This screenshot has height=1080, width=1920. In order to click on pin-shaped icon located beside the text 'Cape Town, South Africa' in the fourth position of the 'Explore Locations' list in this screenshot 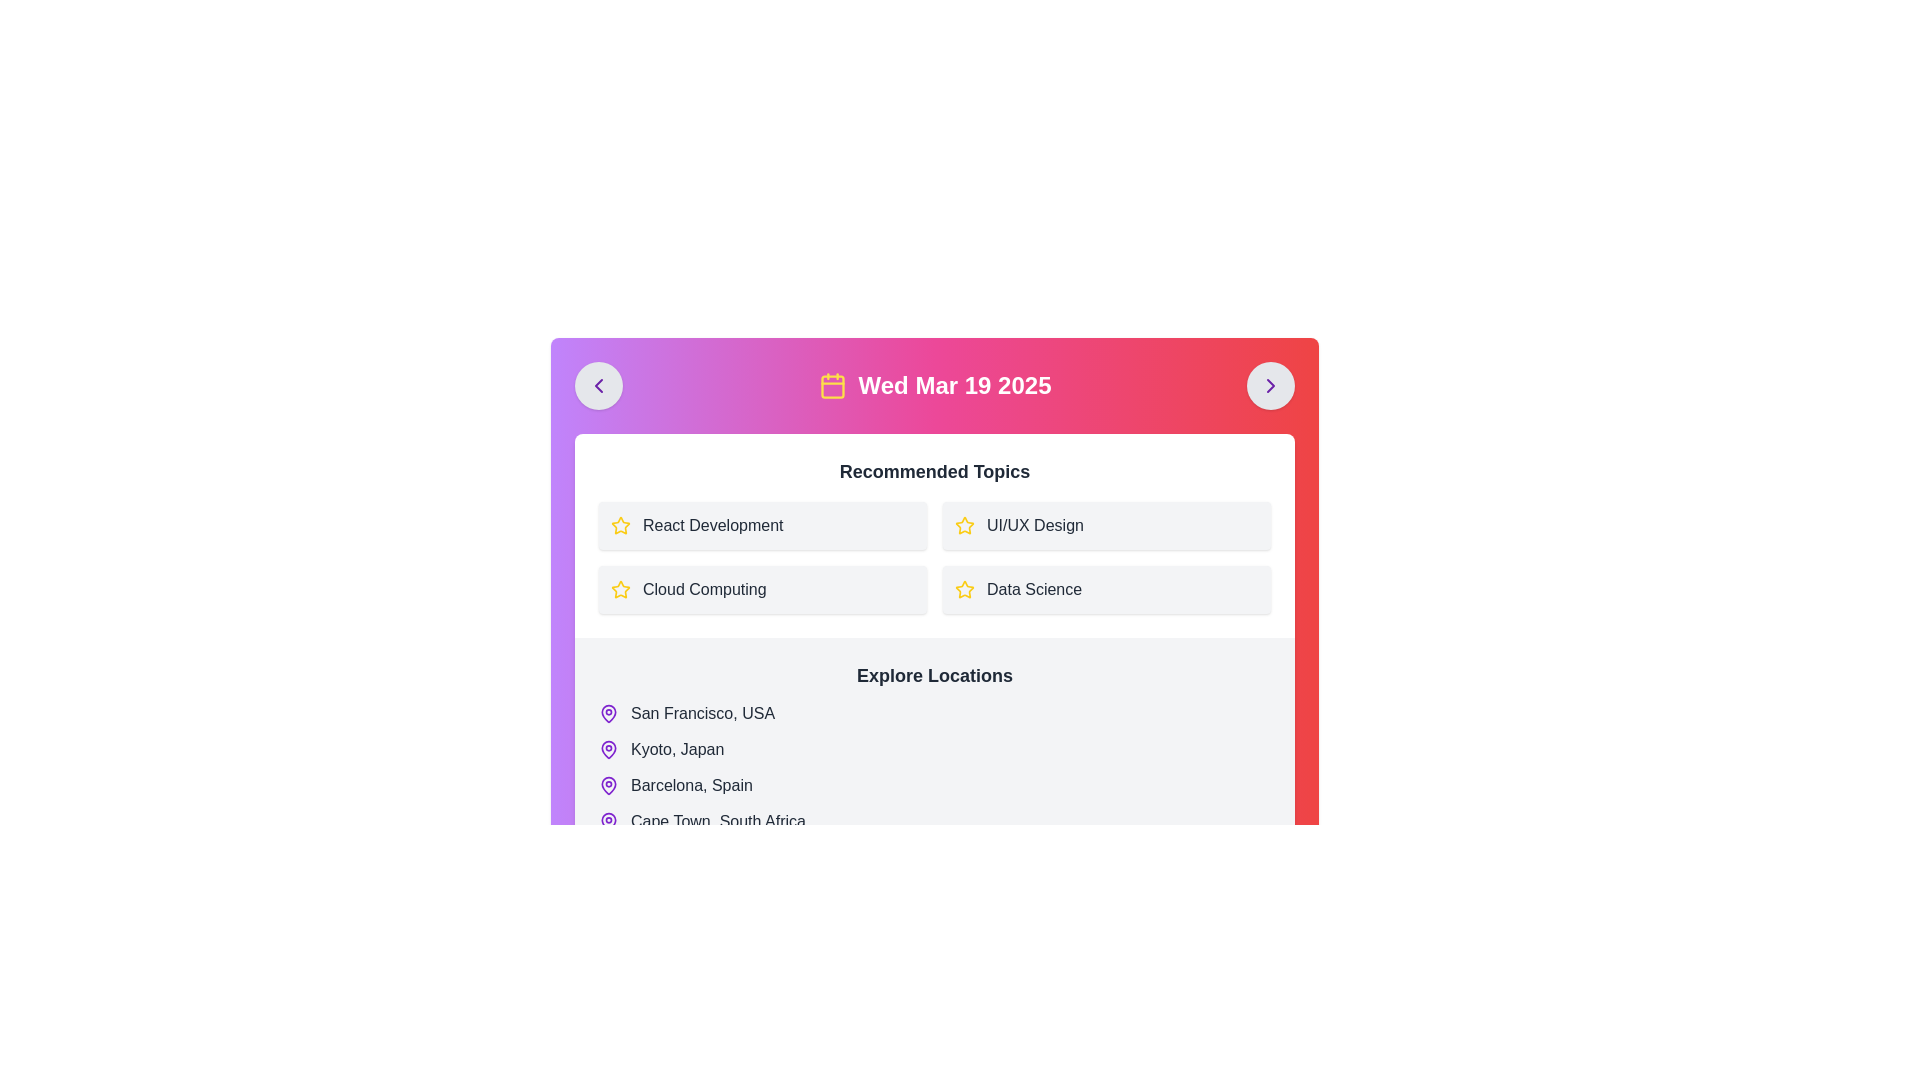, I will do `click(608, 821)`.